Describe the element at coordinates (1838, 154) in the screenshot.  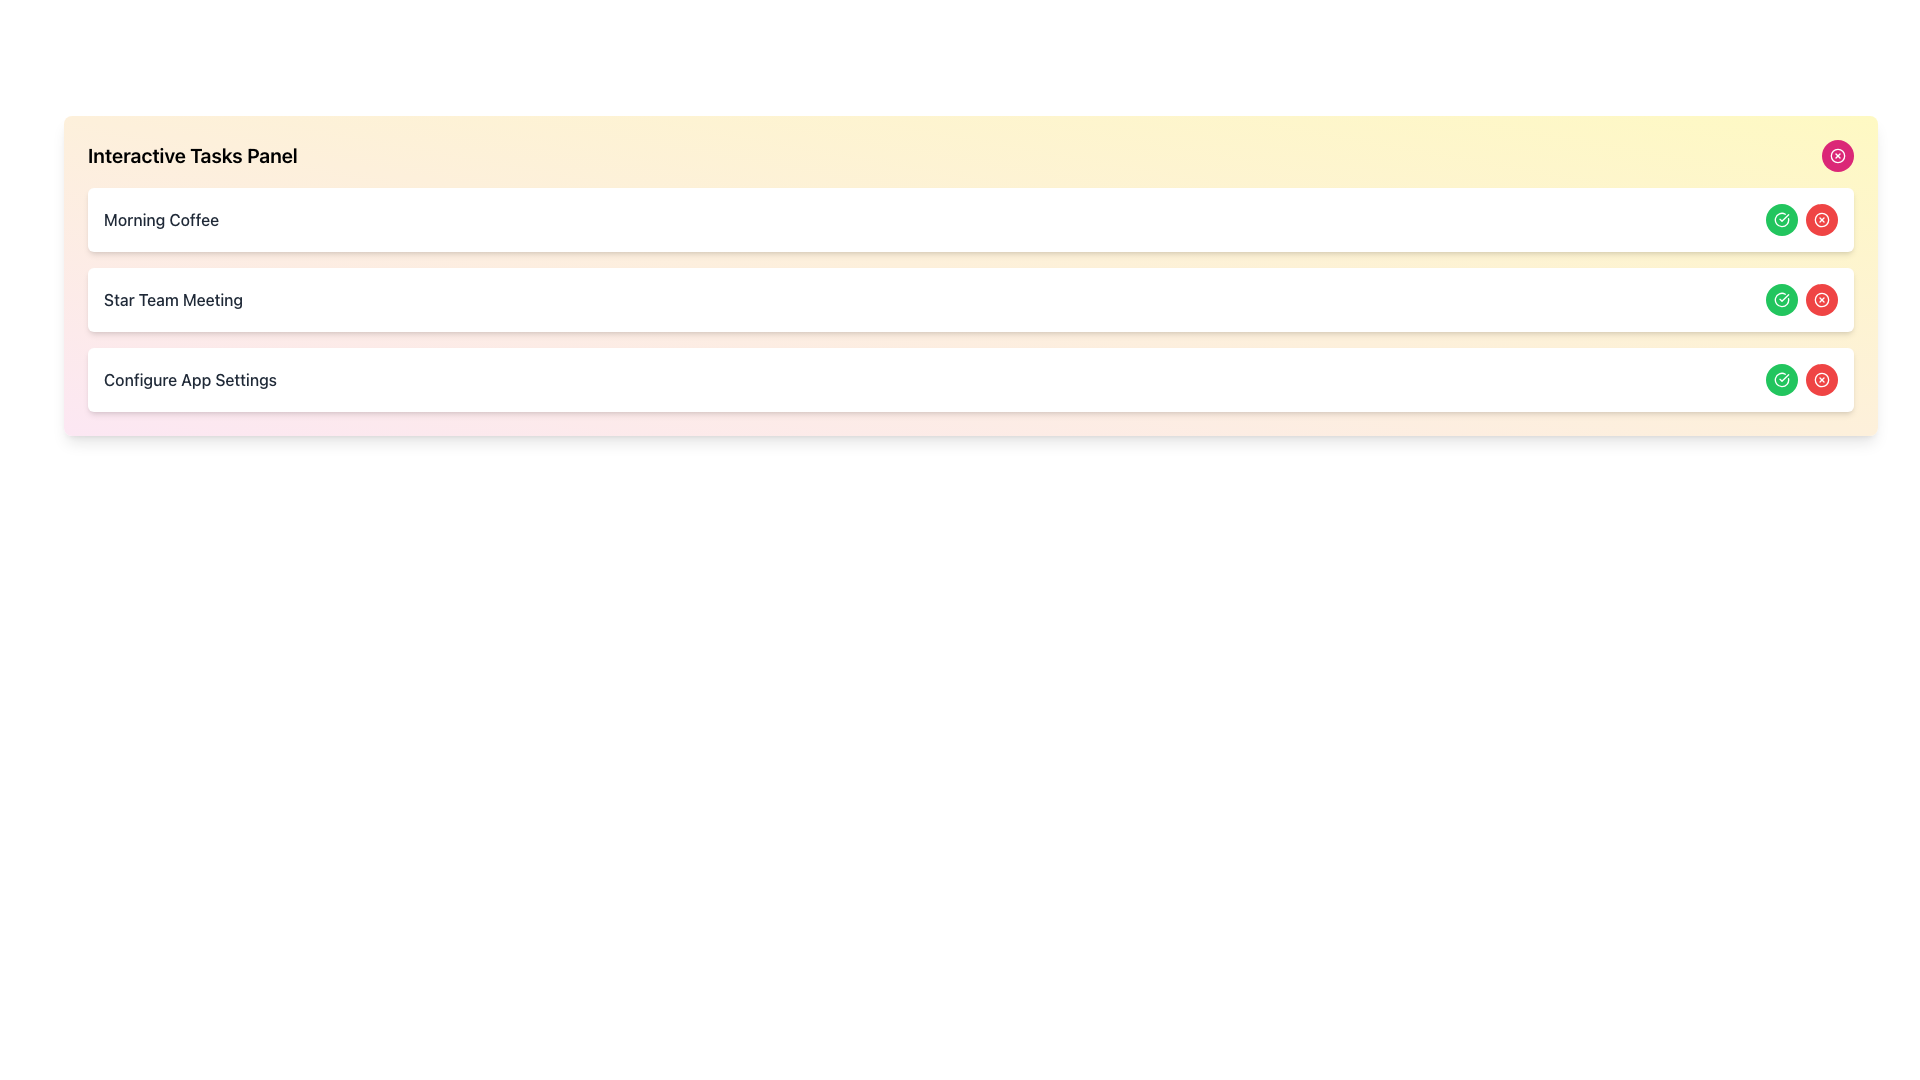
I see `the circular element in the top-right corner of the Interactive Tasks Panel, which serves as the outer boundary of the close icon` at that location.